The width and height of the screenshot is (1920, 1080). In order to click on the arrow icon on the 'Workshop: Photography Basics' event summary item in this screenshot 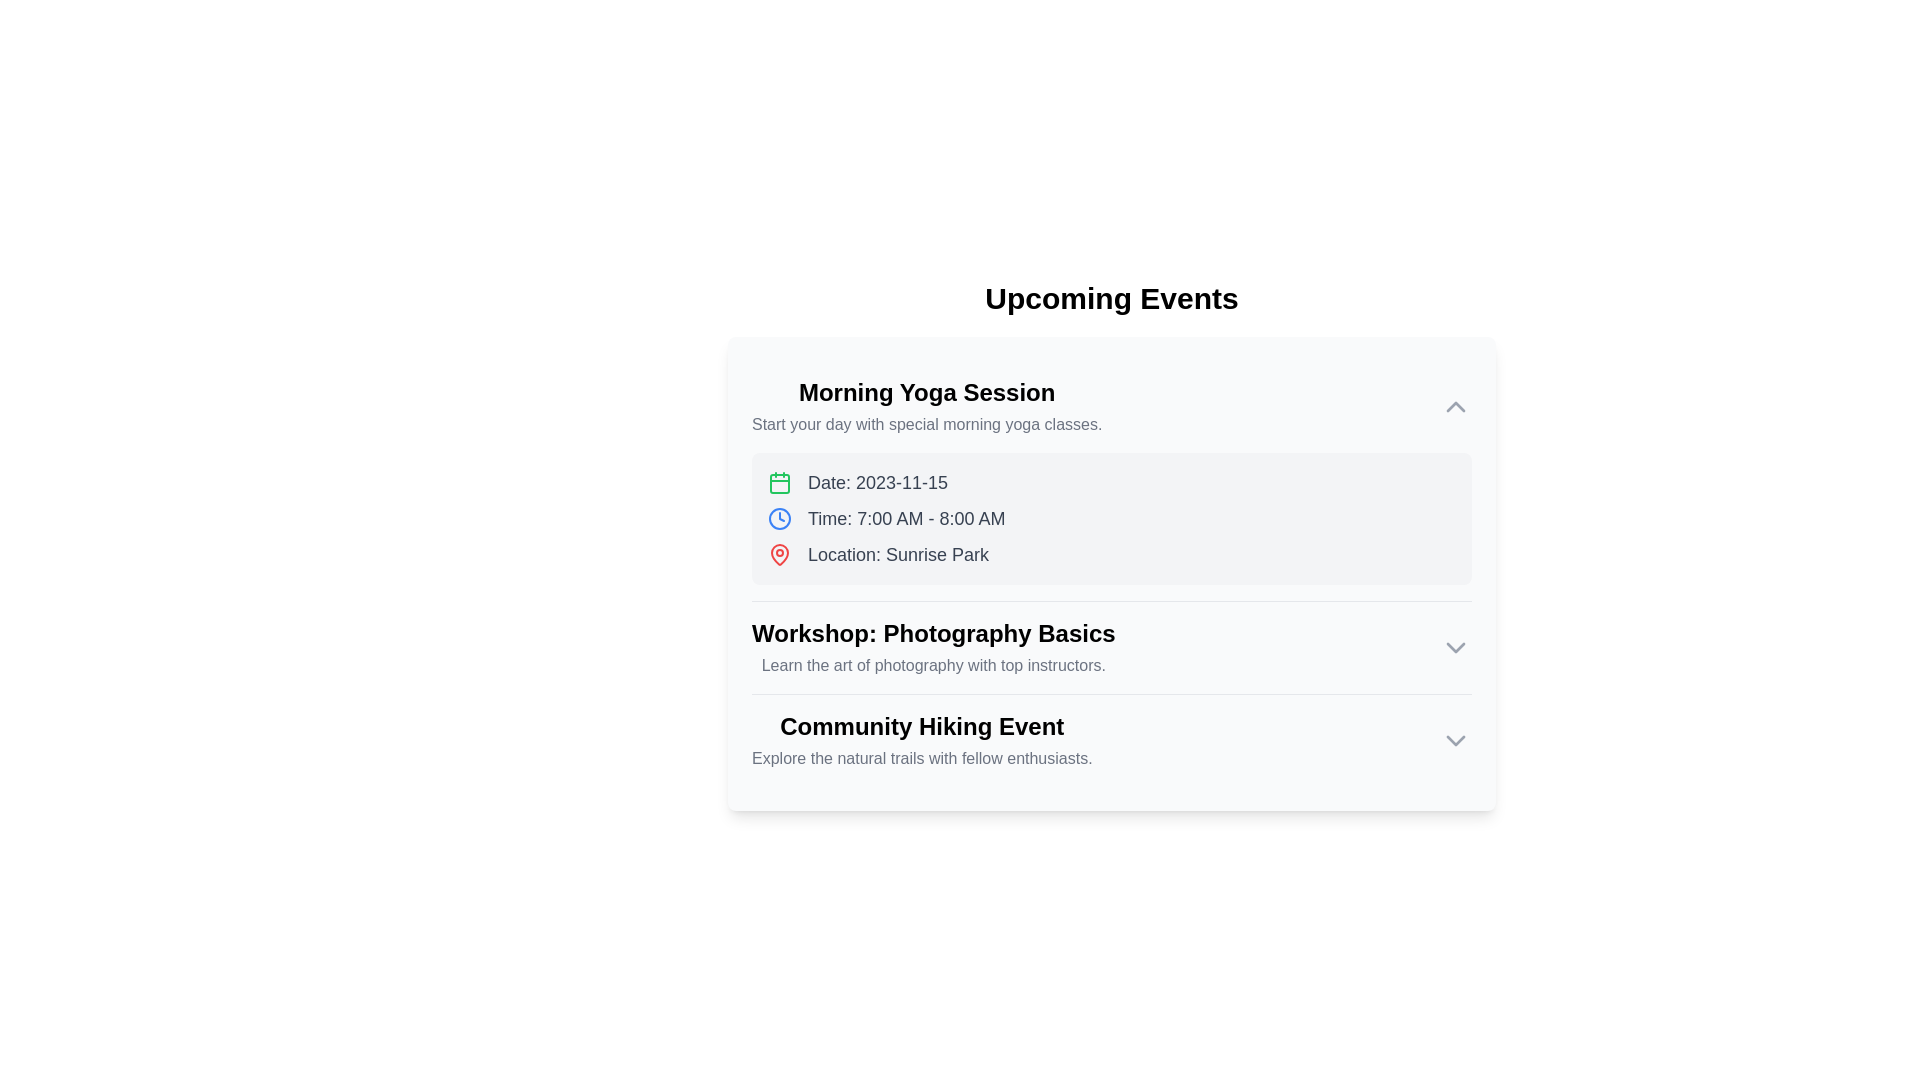, I will do `click(1111, 648)`.